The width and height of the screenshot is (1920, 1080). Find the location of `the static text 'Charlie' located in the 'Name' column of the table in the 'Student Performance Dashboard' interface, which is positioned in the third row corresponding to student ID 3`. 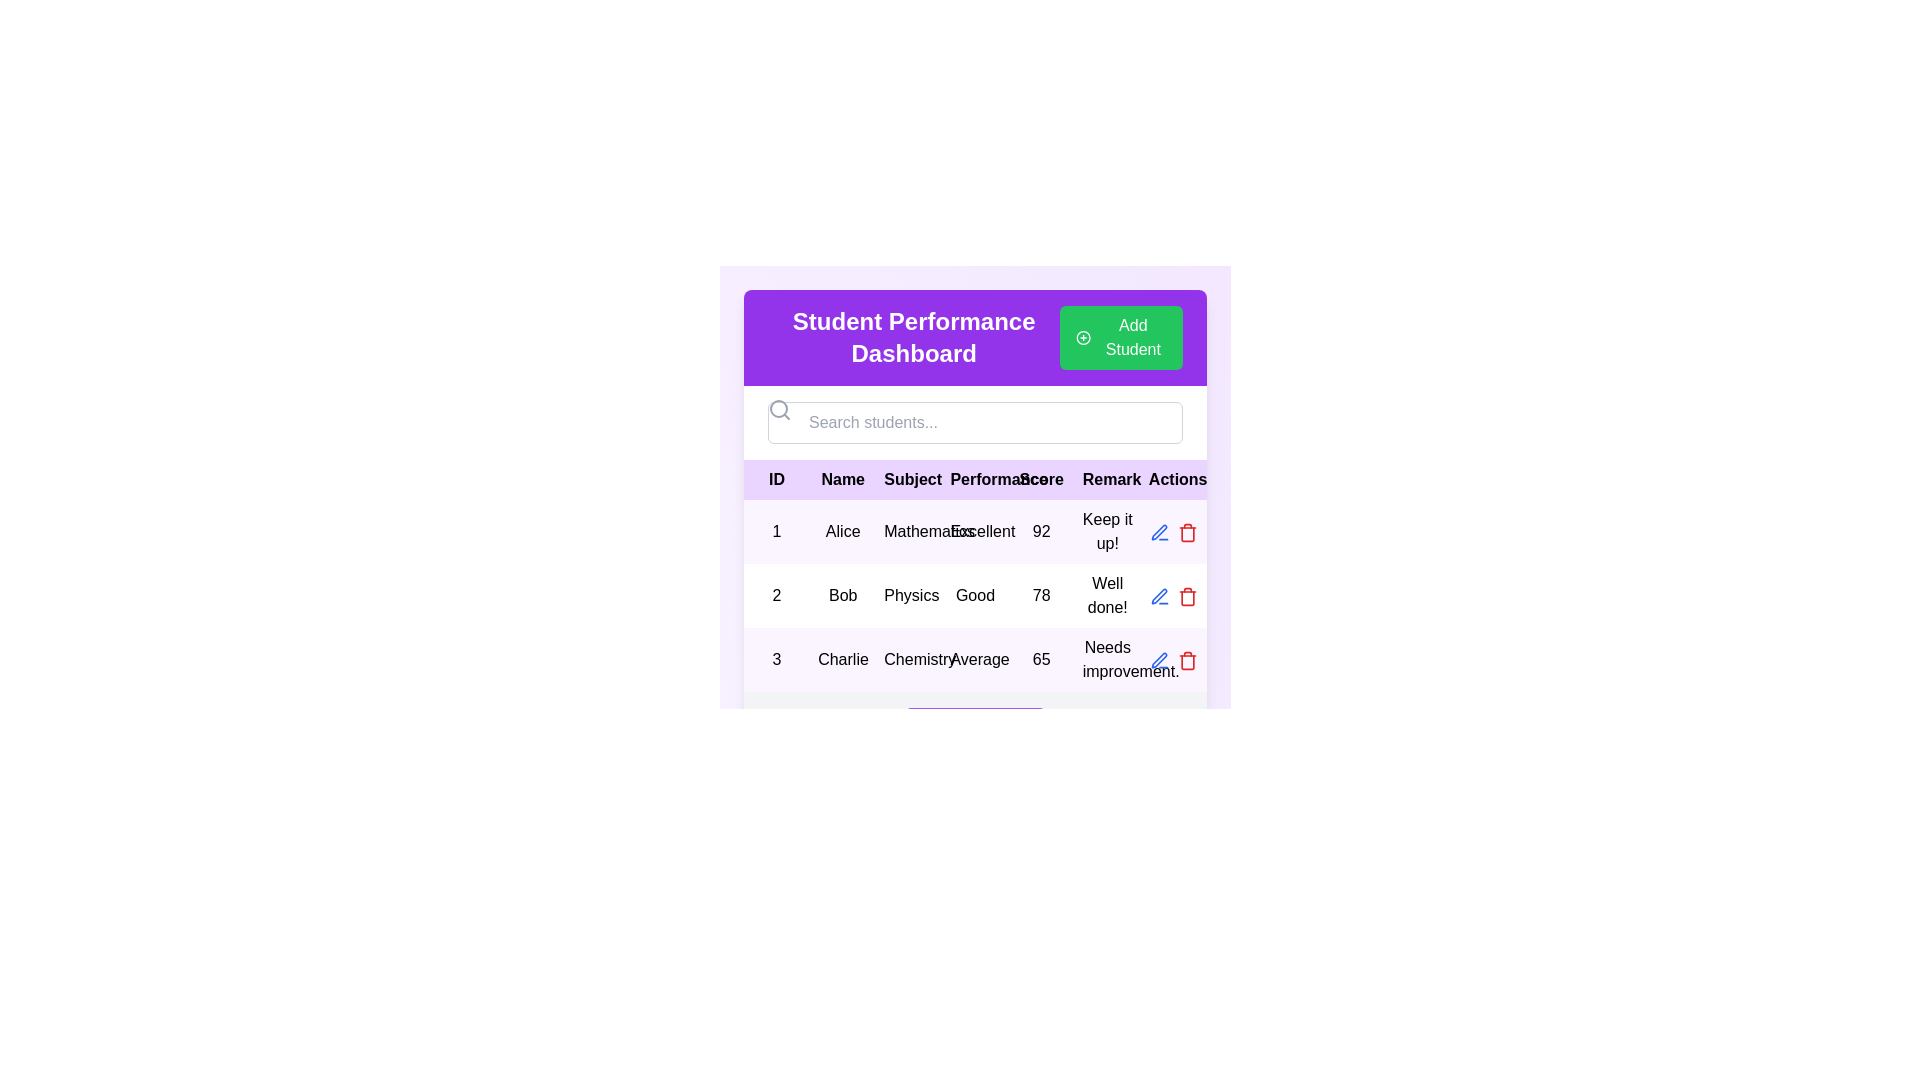

the static text 'Charlie' located in the 'Name' column of the table in the 'Student Performance Dashboard' interface, which is positioned in the third row corresponding to student ID 3 is located at coordinates (843, 659).